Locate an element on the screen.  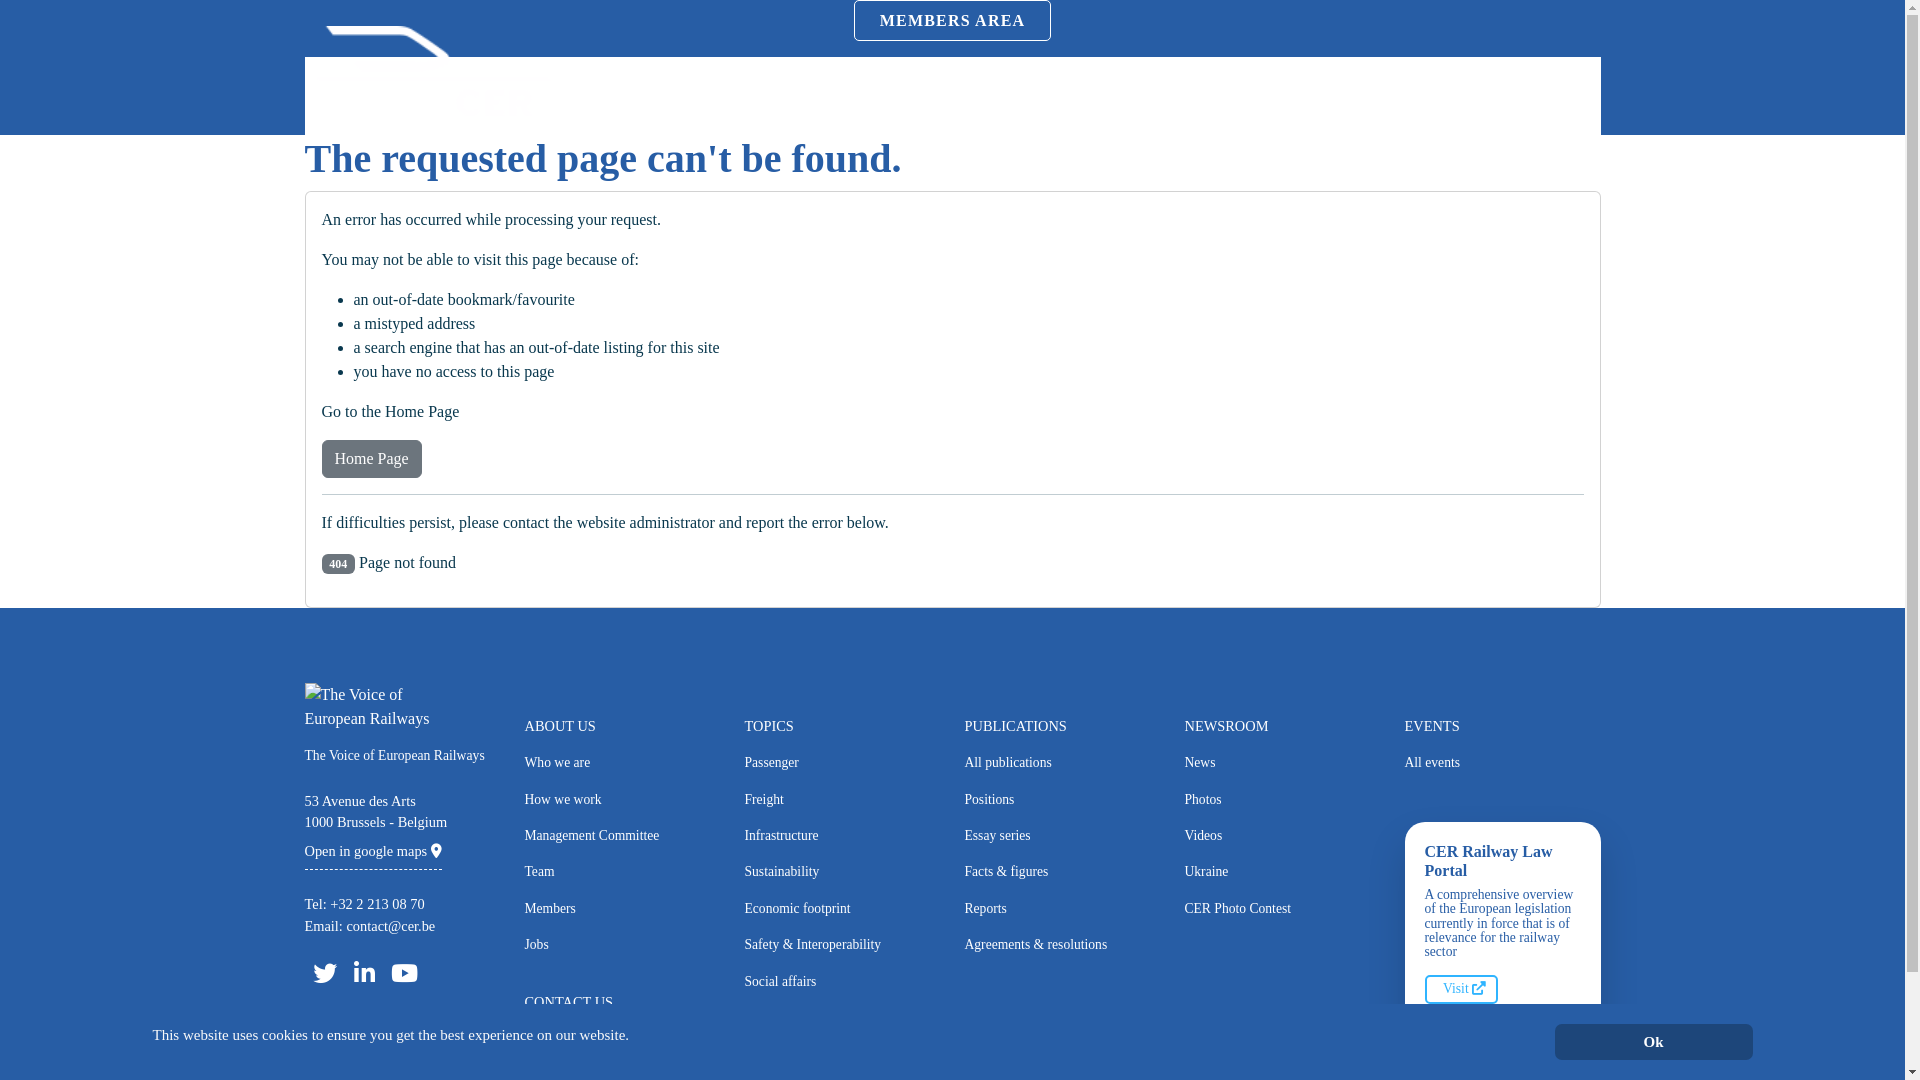
'Team' is located at coordinates (621, 870).